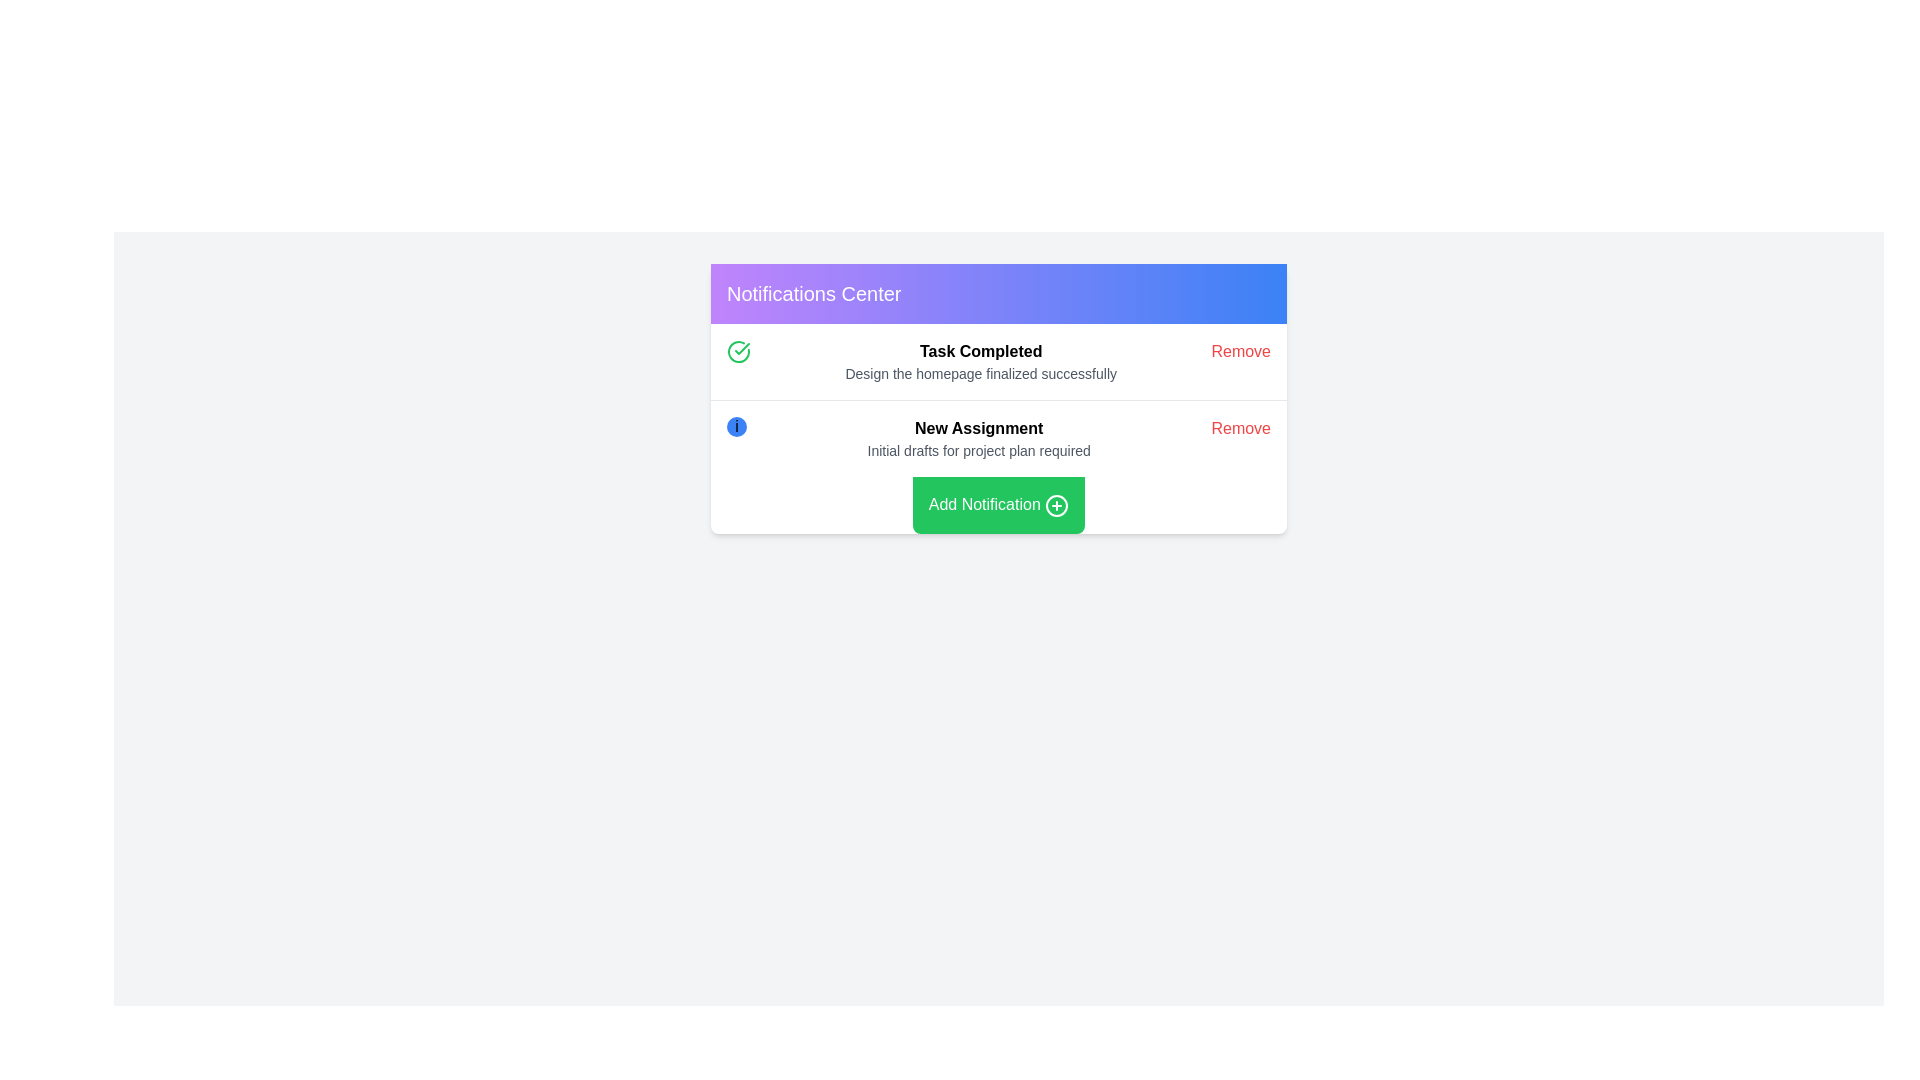 Image resolution: width=1920 pixels, height=1080 pixels. What do you see at coordinates (998, 362) in the screenshot?
I see `title and subtitle of the first notification entry in the notification card that informs about the completion of a task` at bounding box center [998, 362].